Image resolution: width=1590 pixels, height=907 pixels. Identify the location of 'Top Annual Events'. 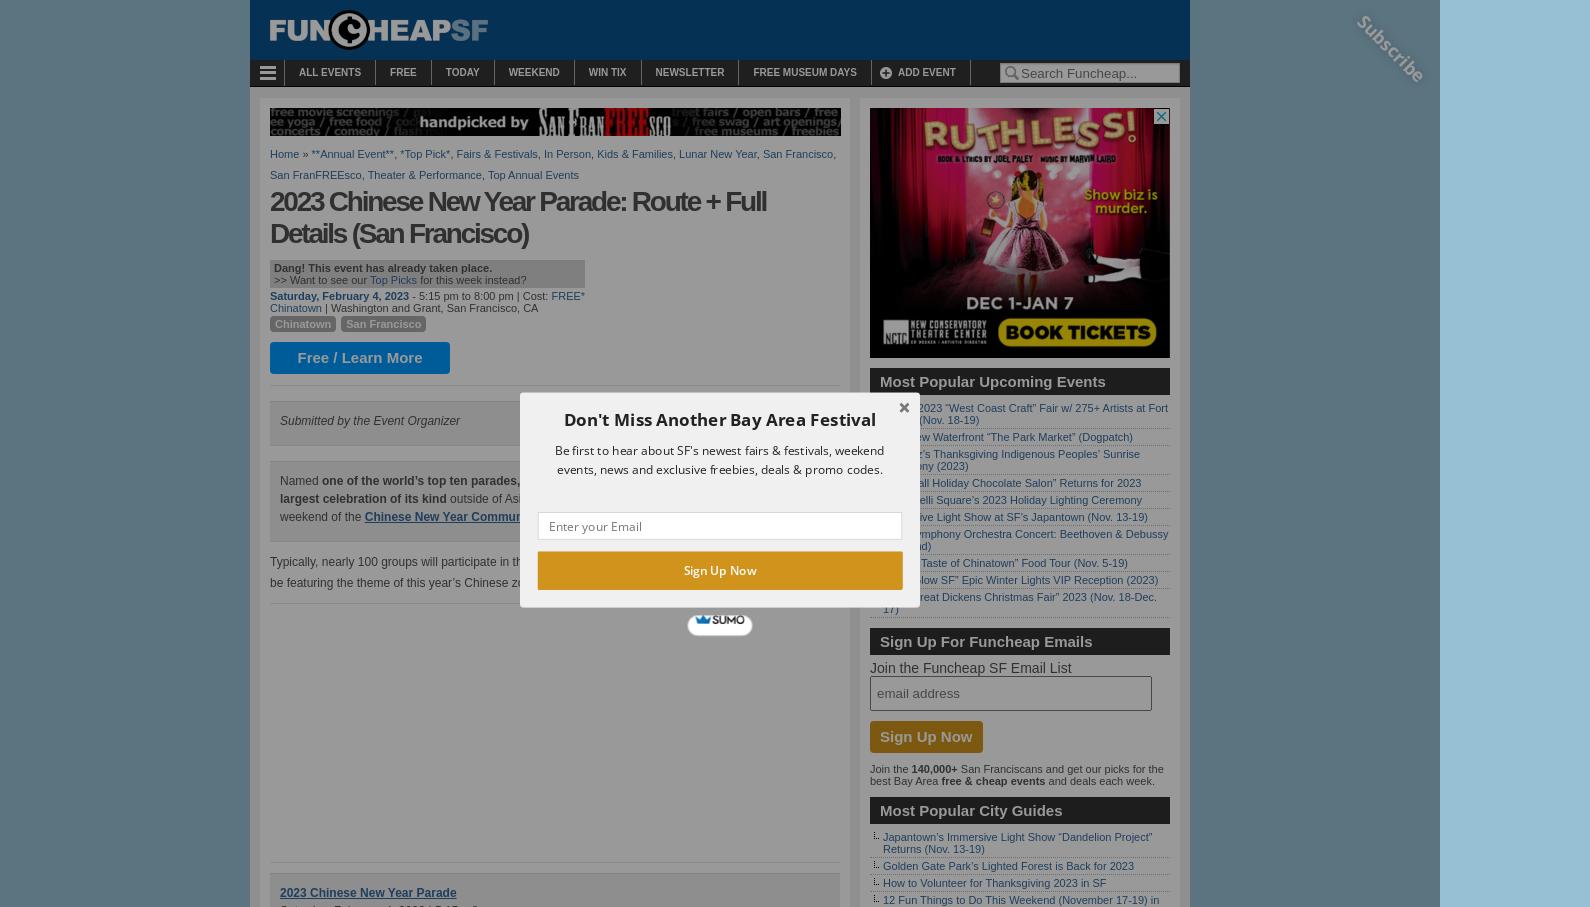
(532, 173).